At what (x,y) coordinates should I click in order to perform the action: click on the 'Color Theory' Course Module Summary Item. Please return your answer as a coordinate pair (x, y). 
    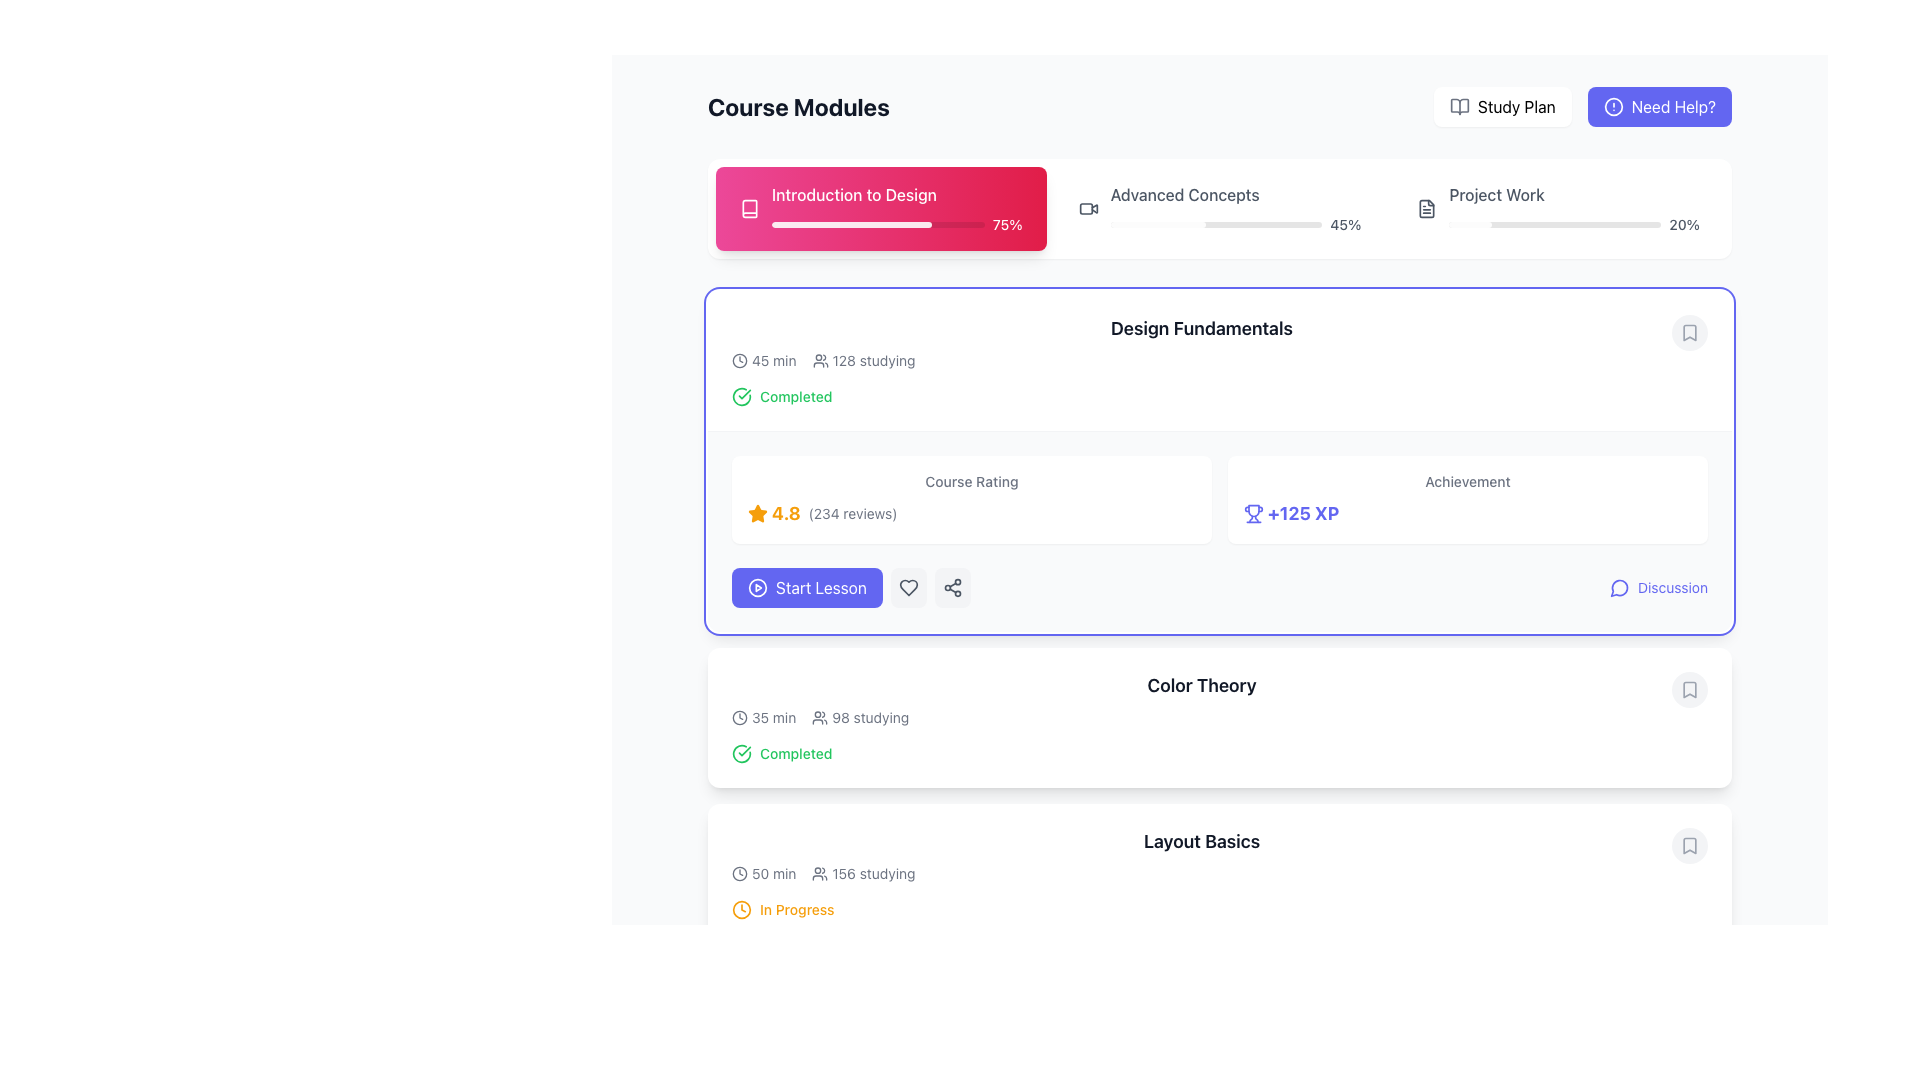
    Looking at the image, I should click on (1218, 698).